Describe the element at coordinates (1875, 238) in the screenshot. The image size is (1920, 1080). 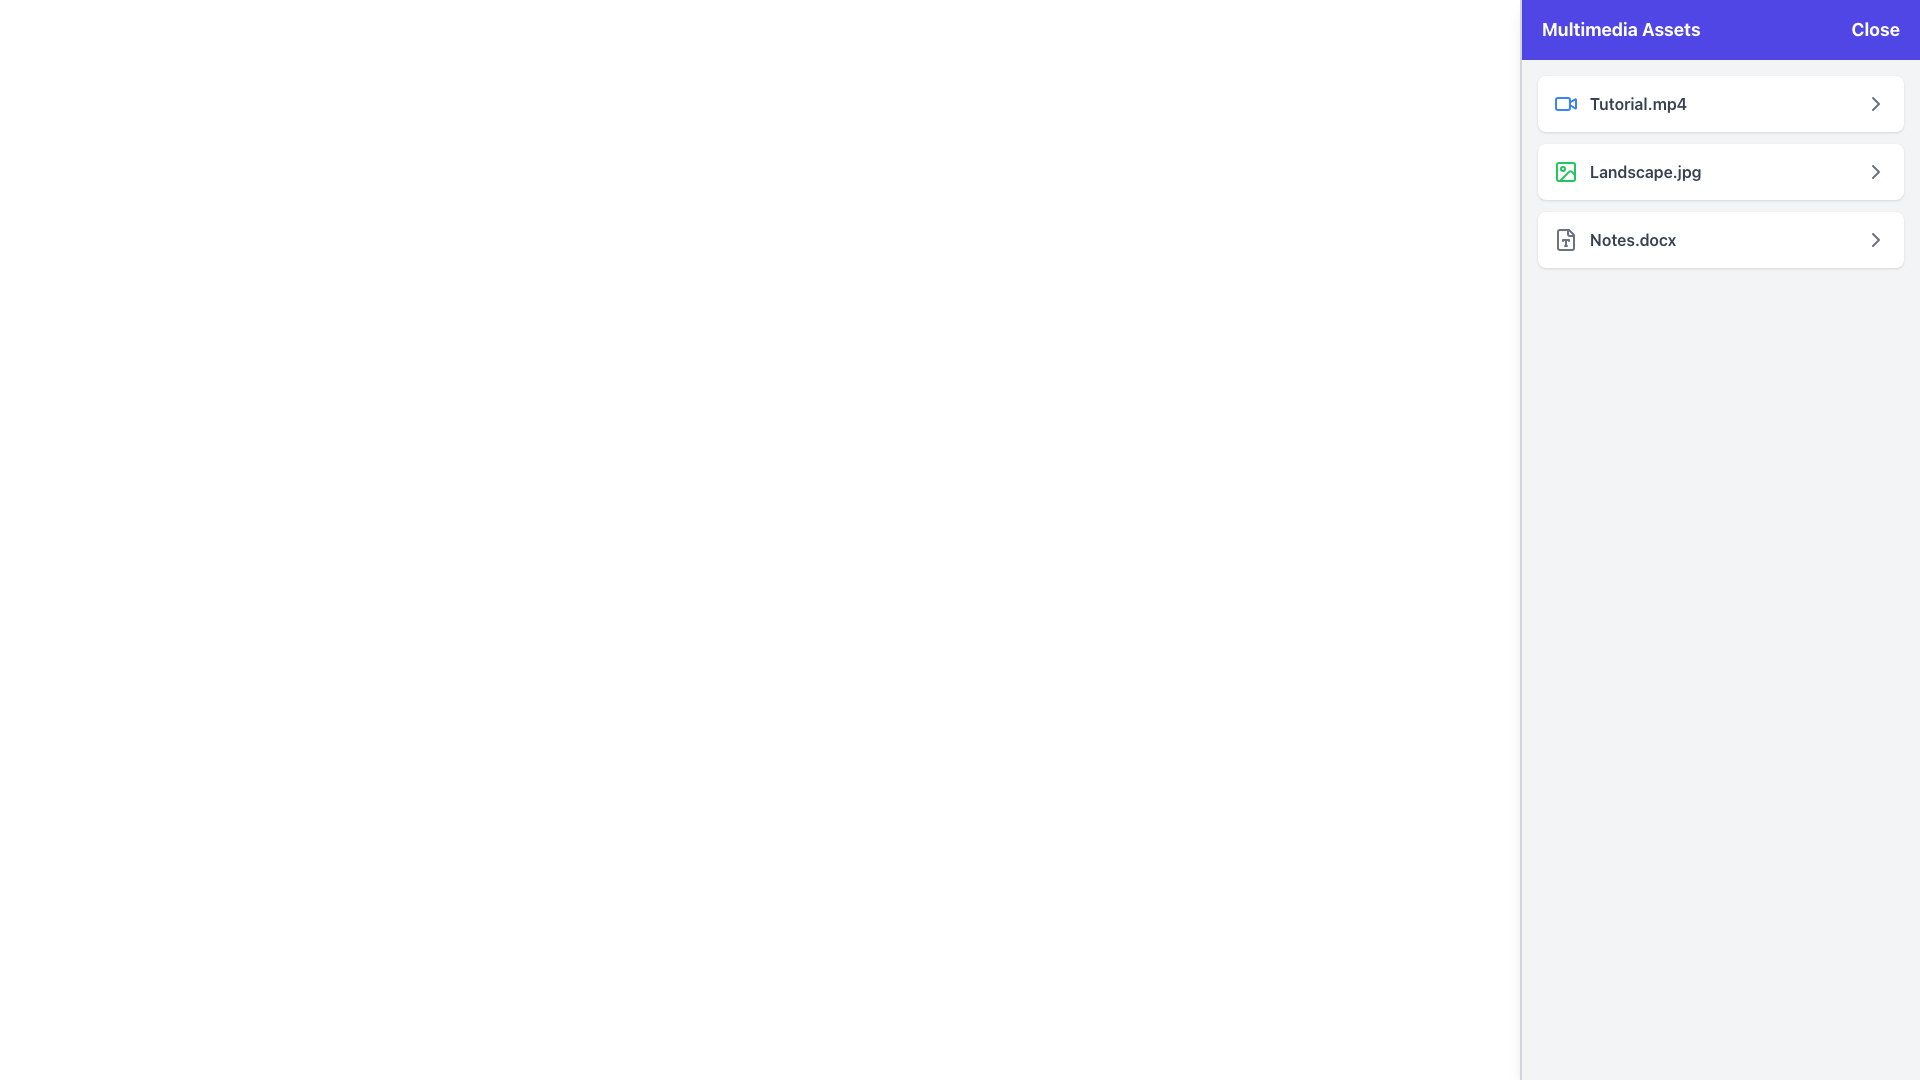
I see `the rightward-pointing chevron icon button located to the right of the 'Notes.docx' title in the Multimedia Assets section to proceed` at that location.